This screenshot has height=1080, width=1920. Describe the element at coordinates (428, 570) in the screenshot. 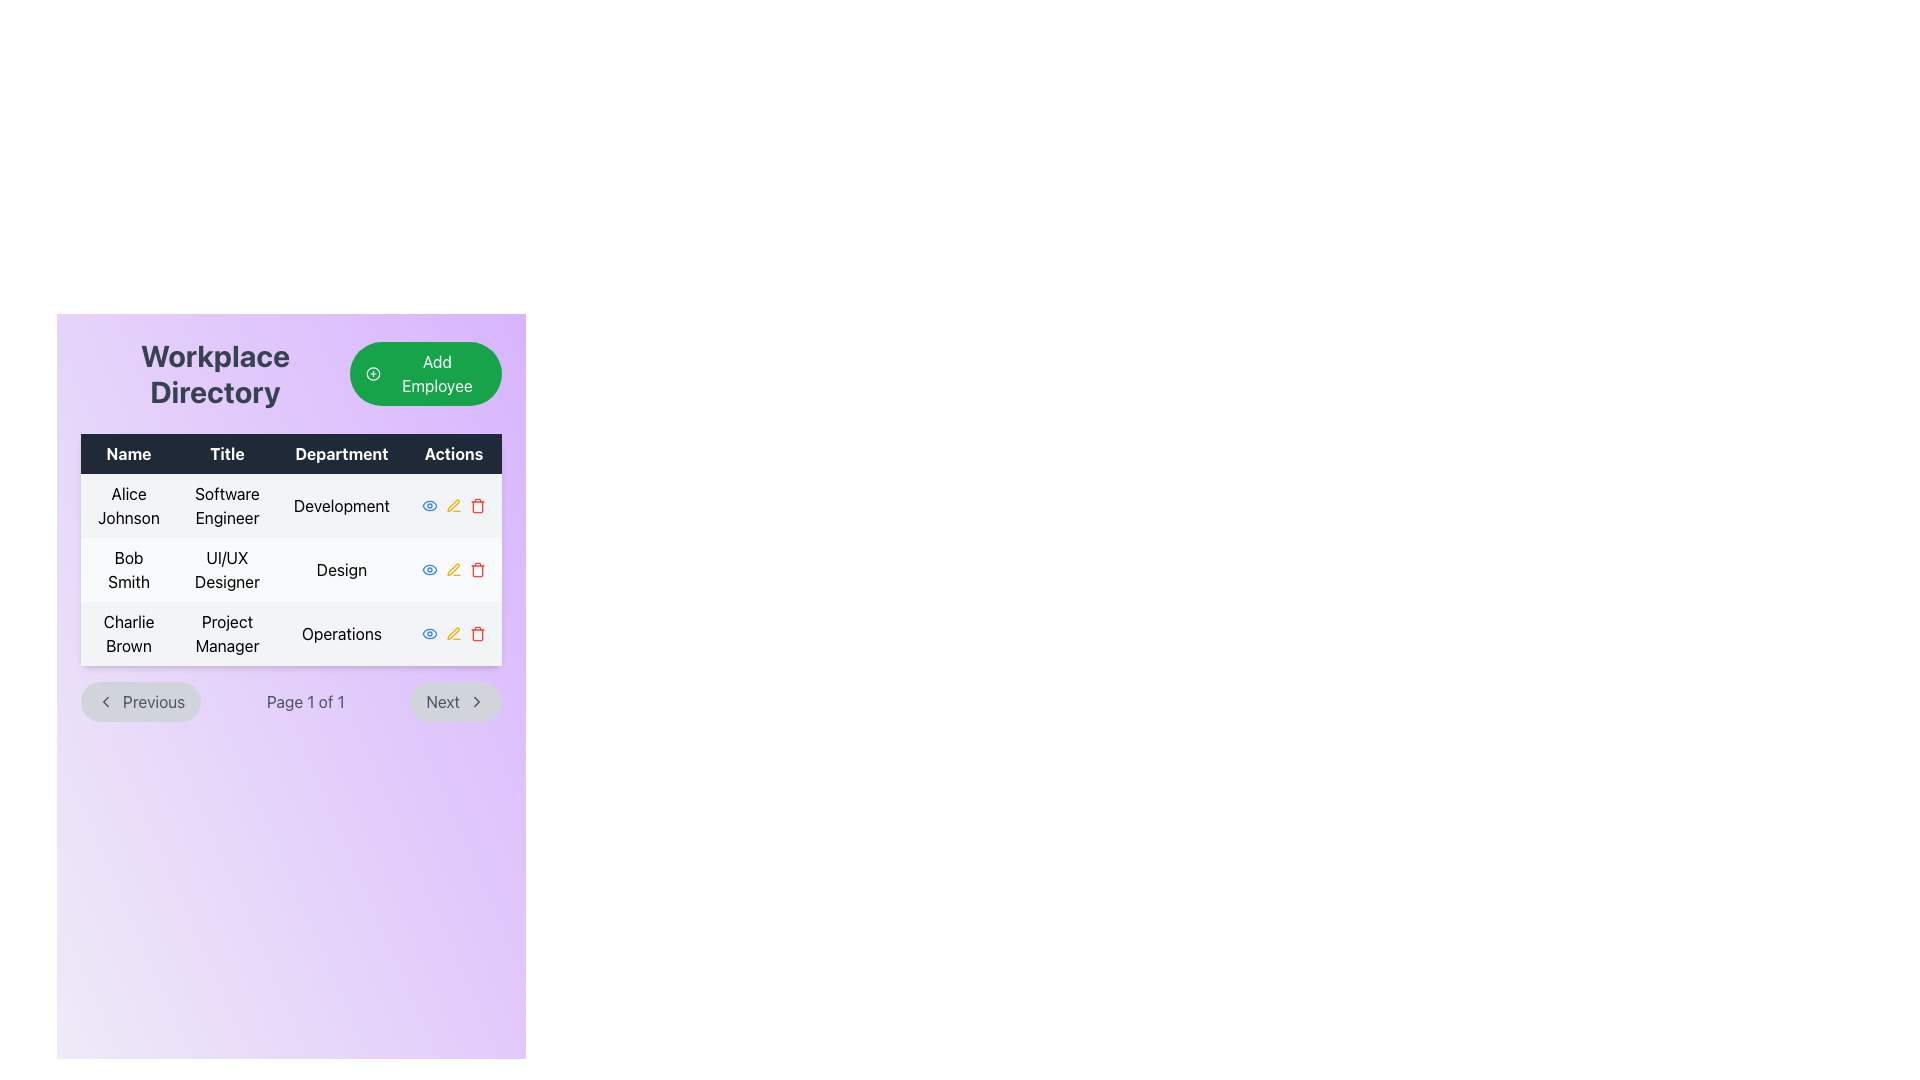

I see `the visibility icon in the 'Actions' column for Bob Smith in the second row of the table` at that location.